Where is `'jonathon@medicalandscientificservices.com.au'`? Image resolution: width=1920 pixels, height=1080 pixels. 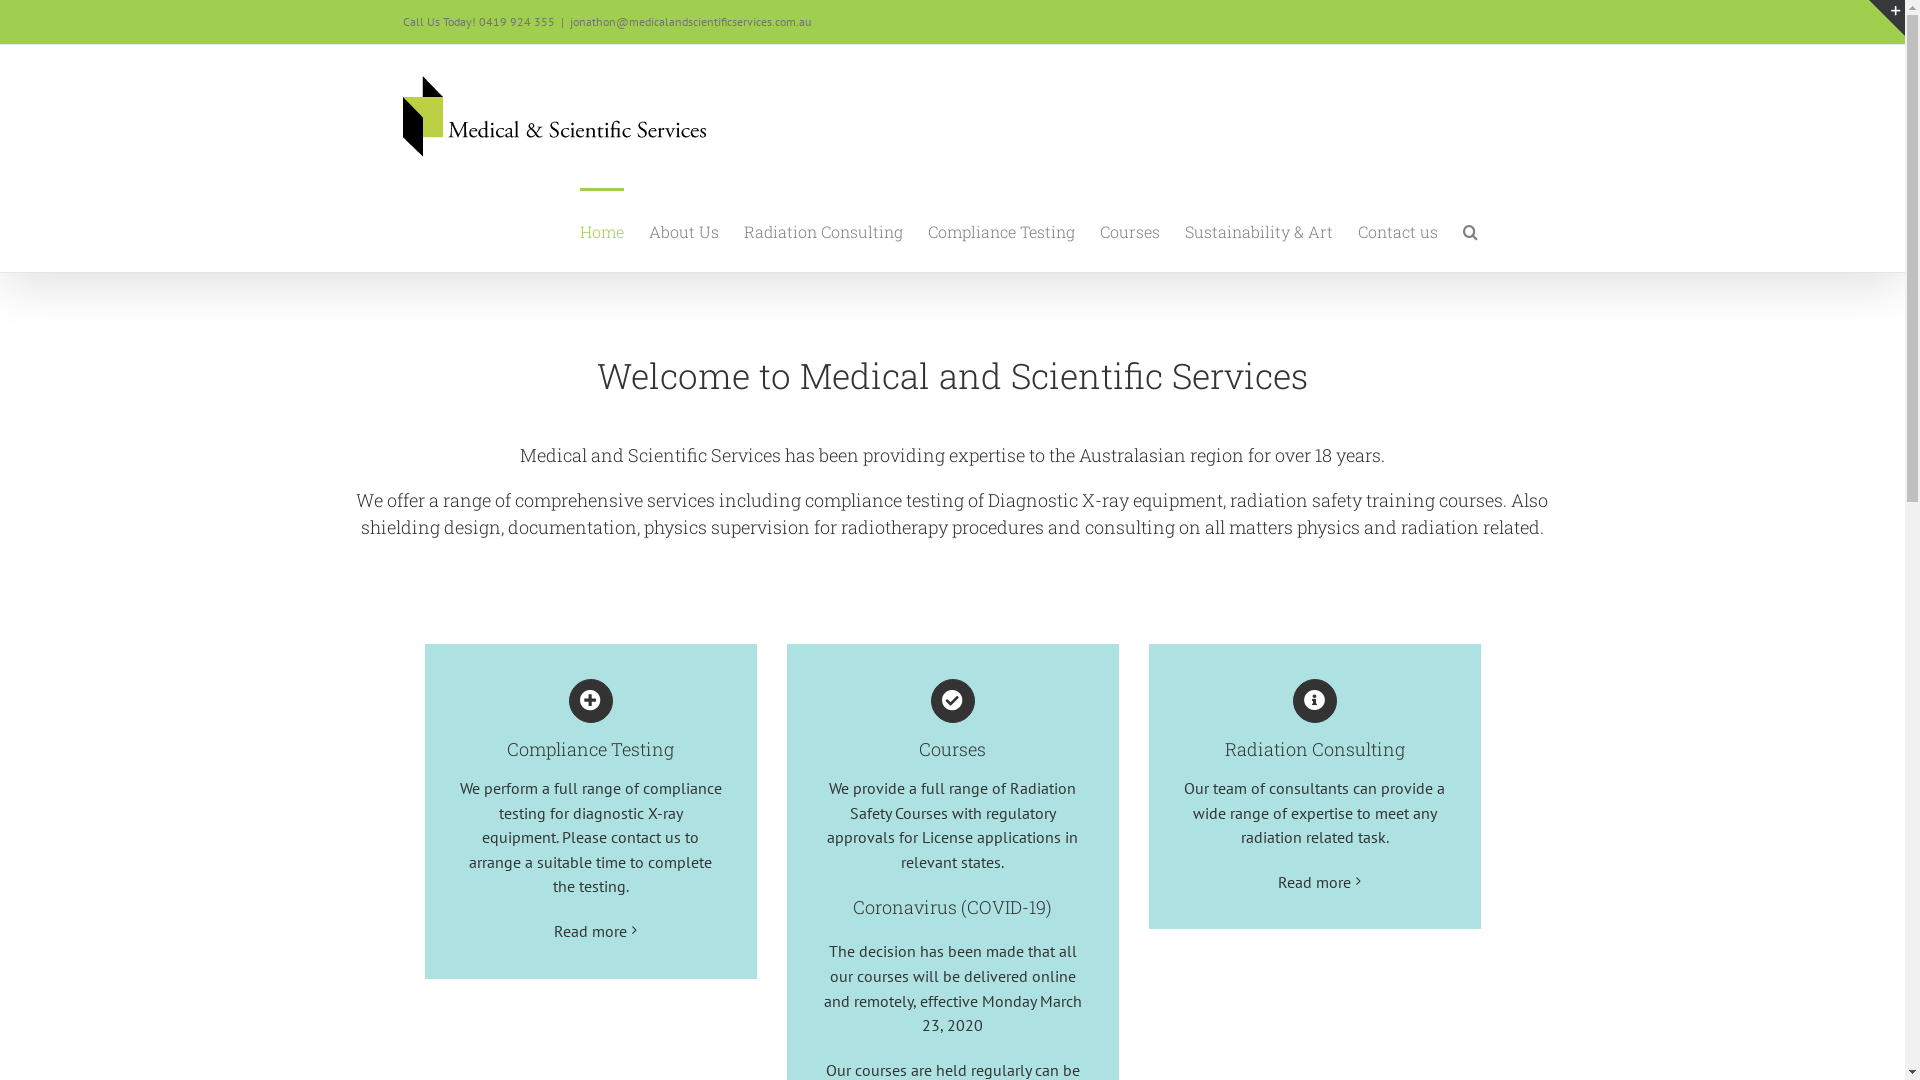 'jonathon@medicalandscientificservices.com.au' is located at coordinates (690, 21).